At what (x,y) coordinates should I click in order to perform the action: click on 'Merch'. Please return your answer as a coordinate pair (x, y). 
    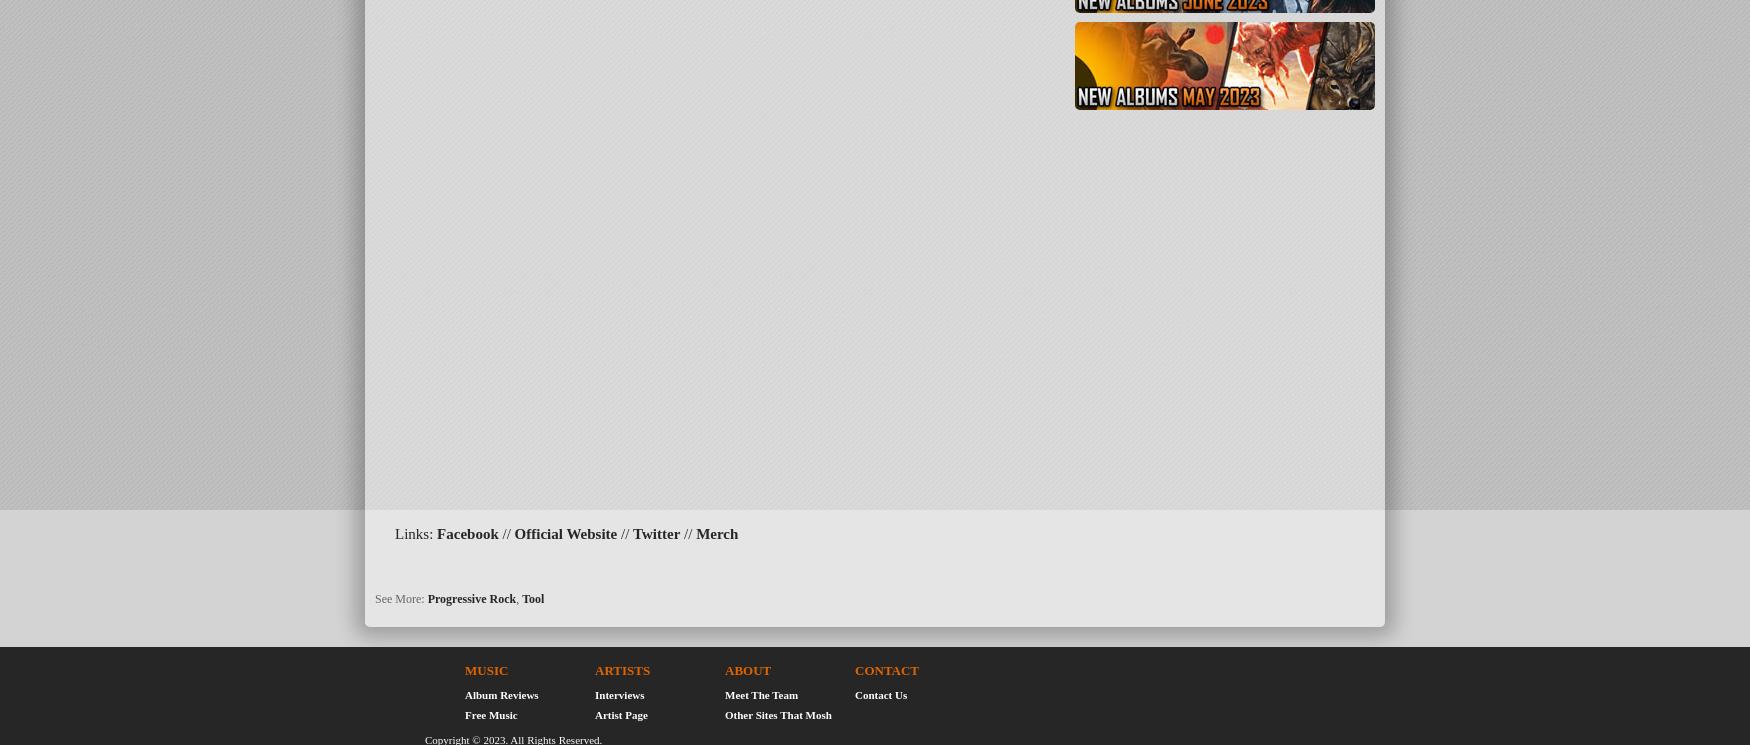
    Looking at the image, I should click on (695, 533).